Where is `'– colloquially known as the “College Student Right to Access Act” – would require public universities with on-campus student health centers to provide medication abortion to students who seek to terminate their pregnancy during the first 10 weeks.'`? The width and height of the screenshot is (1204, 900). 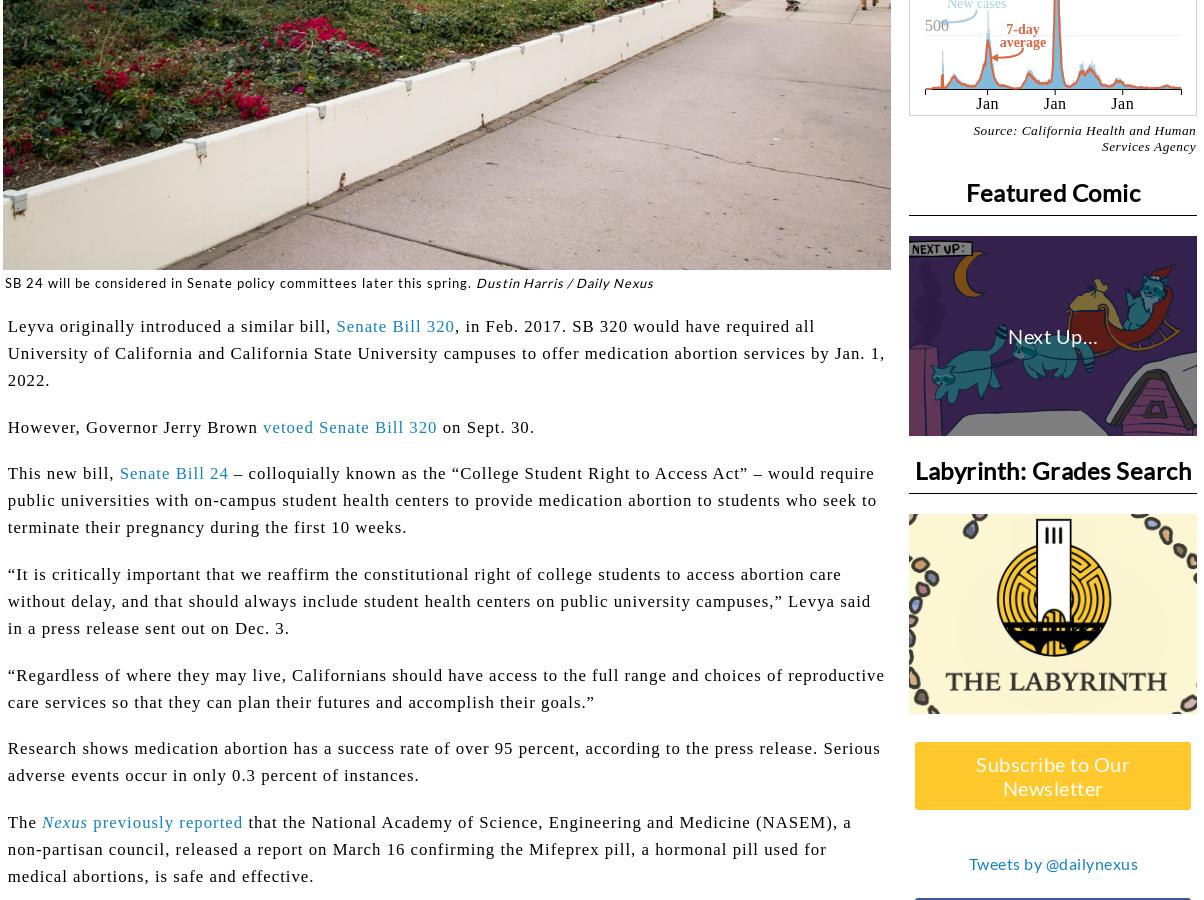
'– colloquially known as the “College Student Right to Access Act” – would require public universities with on-campus student health centers to provide medication abortion to students who seek to terminate their pregnancy during the first 10 weeks.' is located at coordinates (441, 499).